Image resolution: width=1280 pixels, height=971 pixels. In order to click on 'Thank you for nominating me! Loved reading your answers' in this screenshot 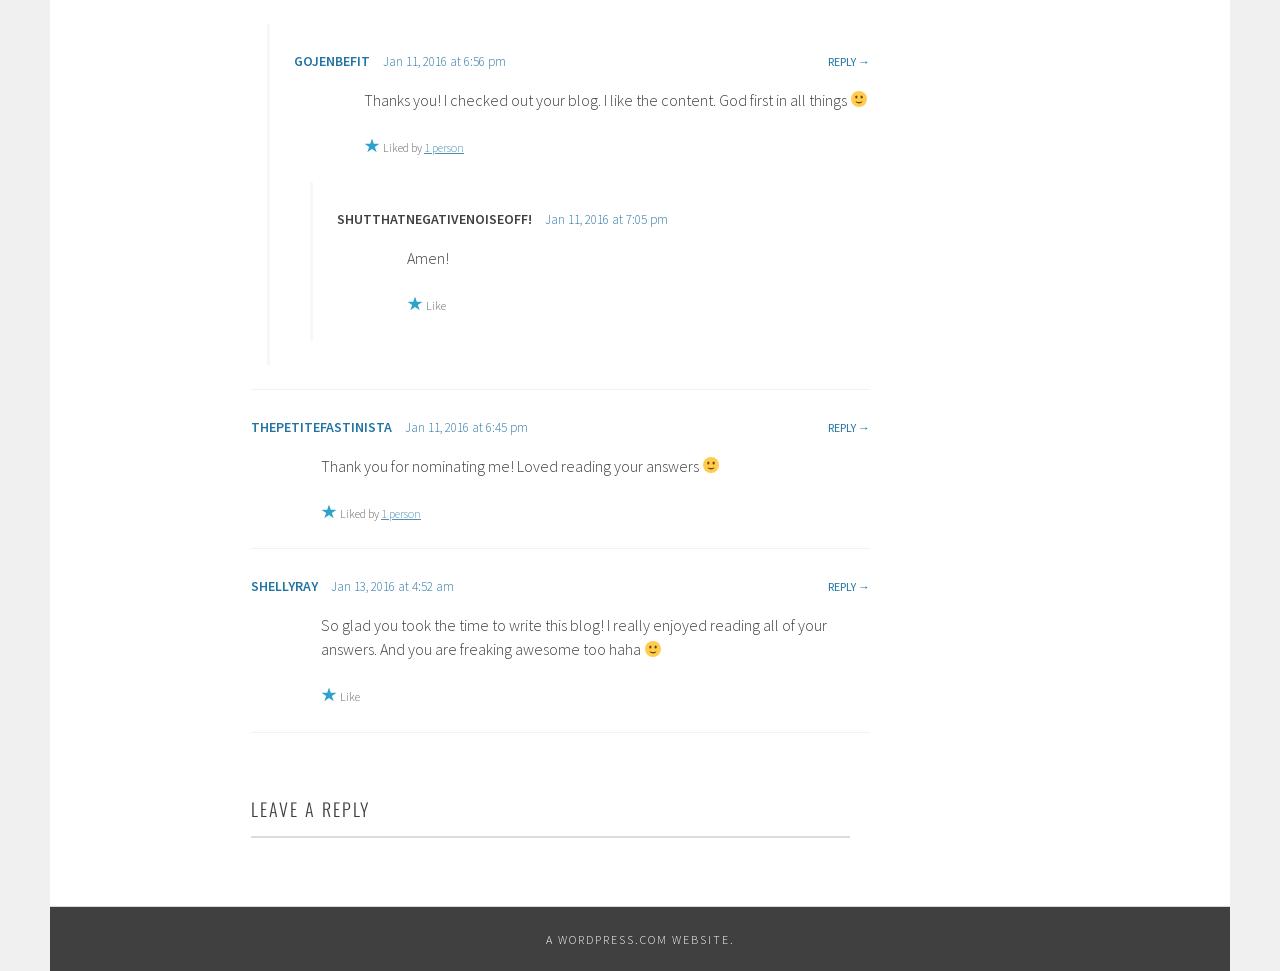, I will do `click(511, 465)`.